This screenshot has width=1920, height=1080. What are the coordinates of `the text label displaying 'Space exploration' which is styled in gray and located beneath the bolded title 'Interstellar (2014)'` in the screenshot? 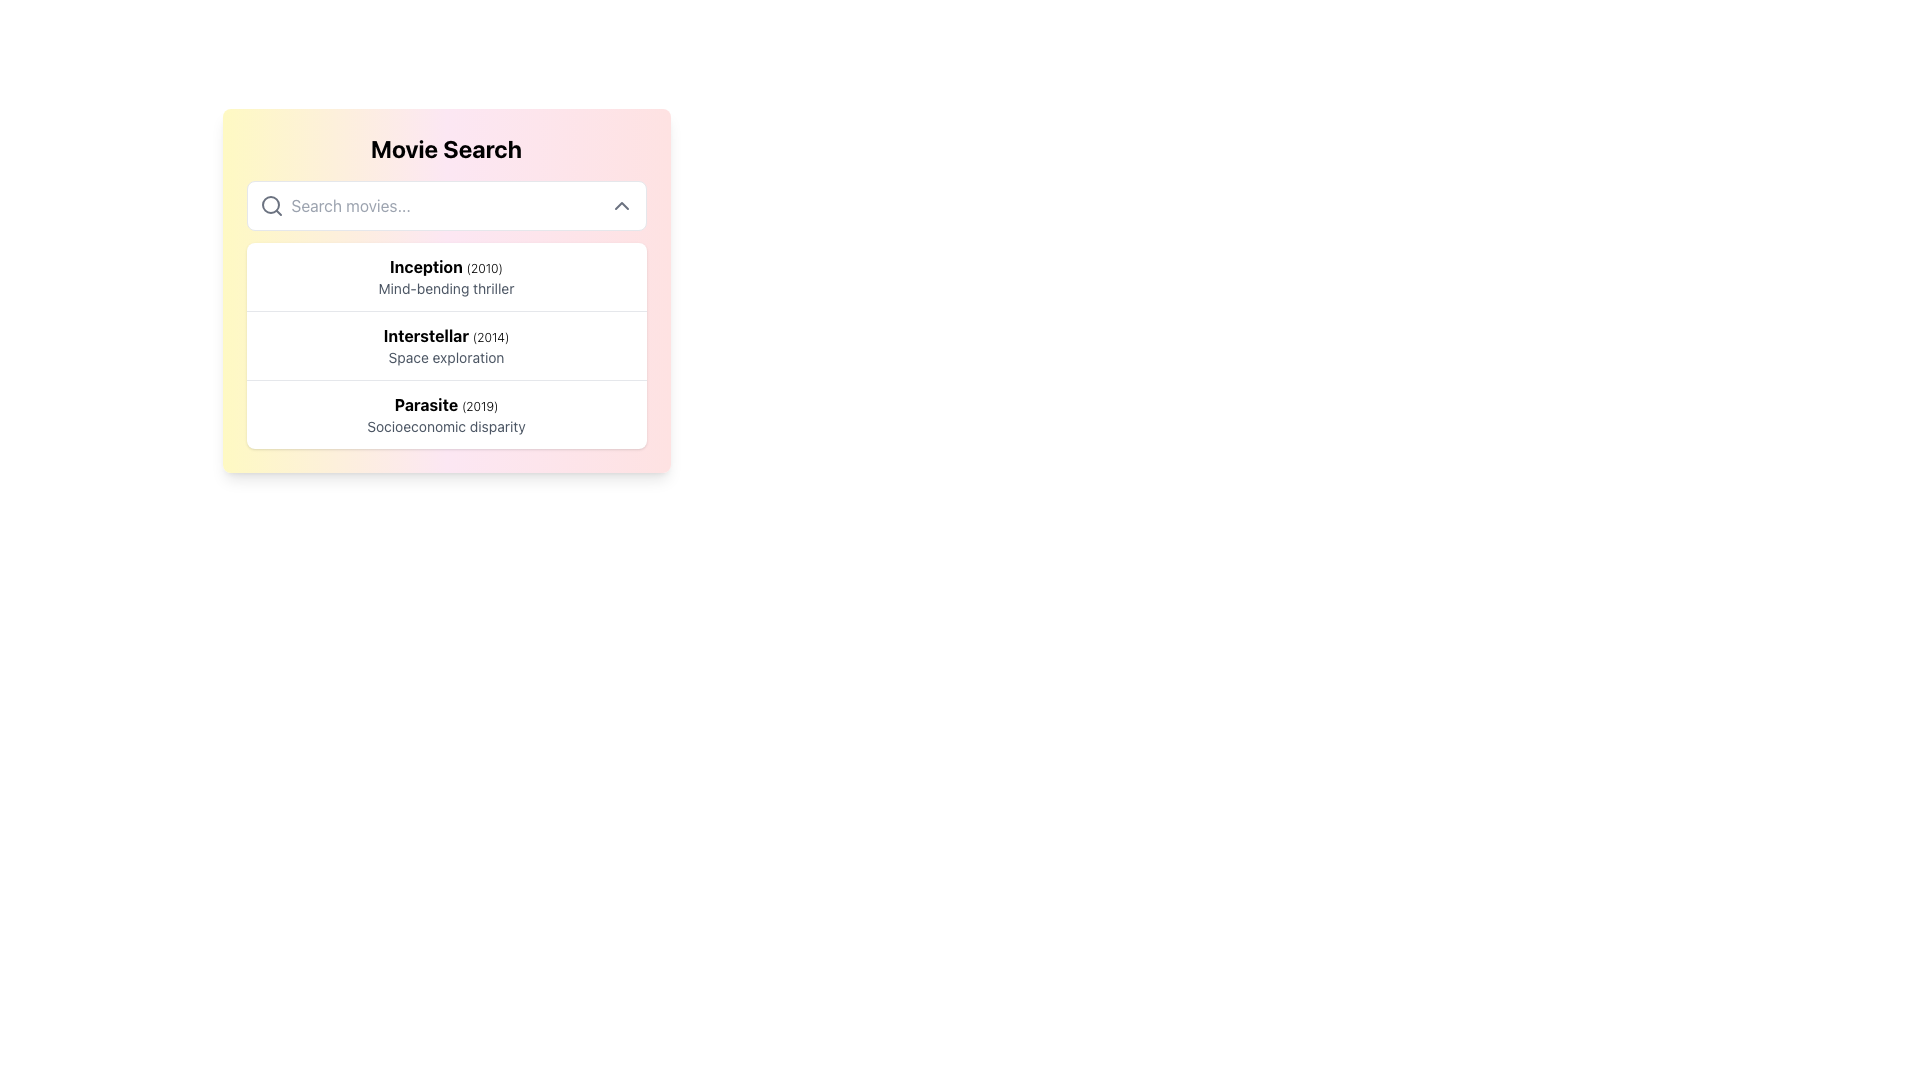 It's located at (445, 357).